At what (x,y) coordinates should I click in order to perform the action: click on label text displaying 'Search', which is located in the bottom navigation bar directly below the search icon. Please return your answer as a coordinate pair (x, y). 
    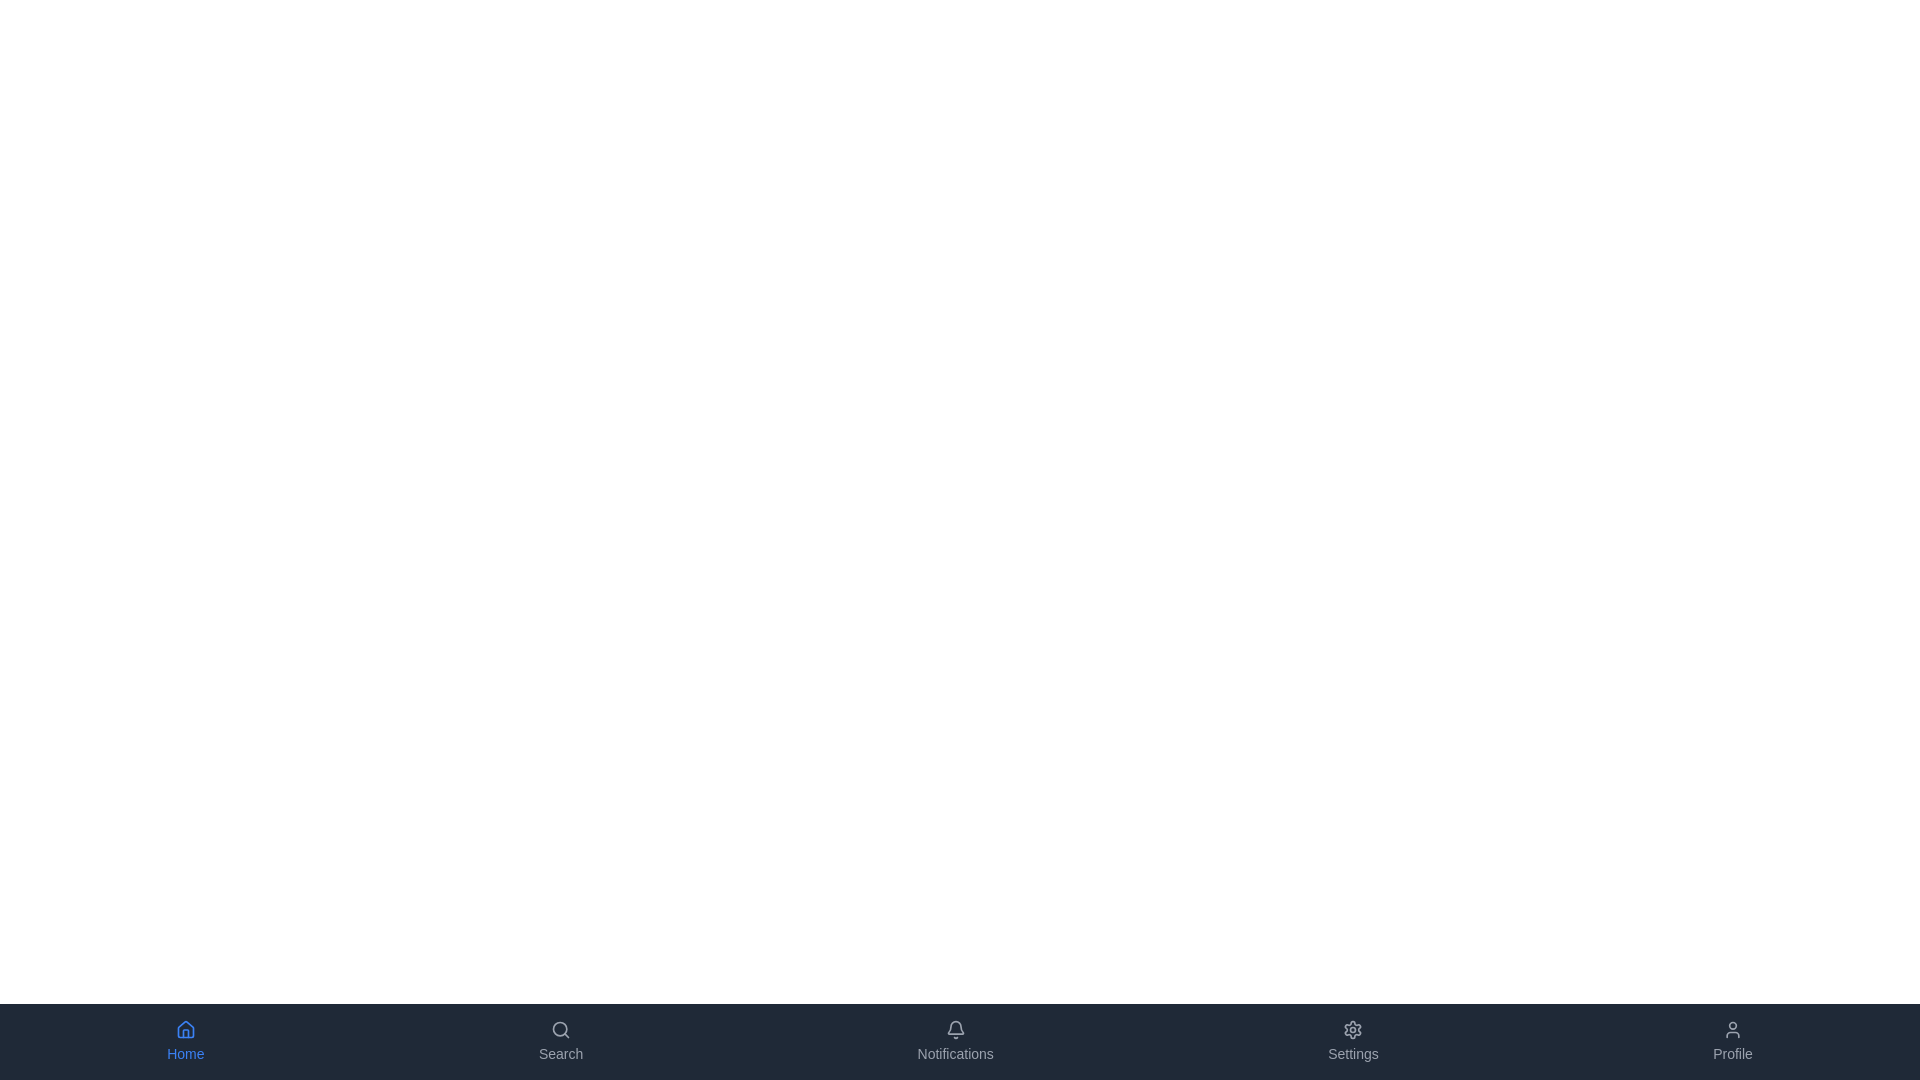
    Looking at the image, I should click on (560, 1052).